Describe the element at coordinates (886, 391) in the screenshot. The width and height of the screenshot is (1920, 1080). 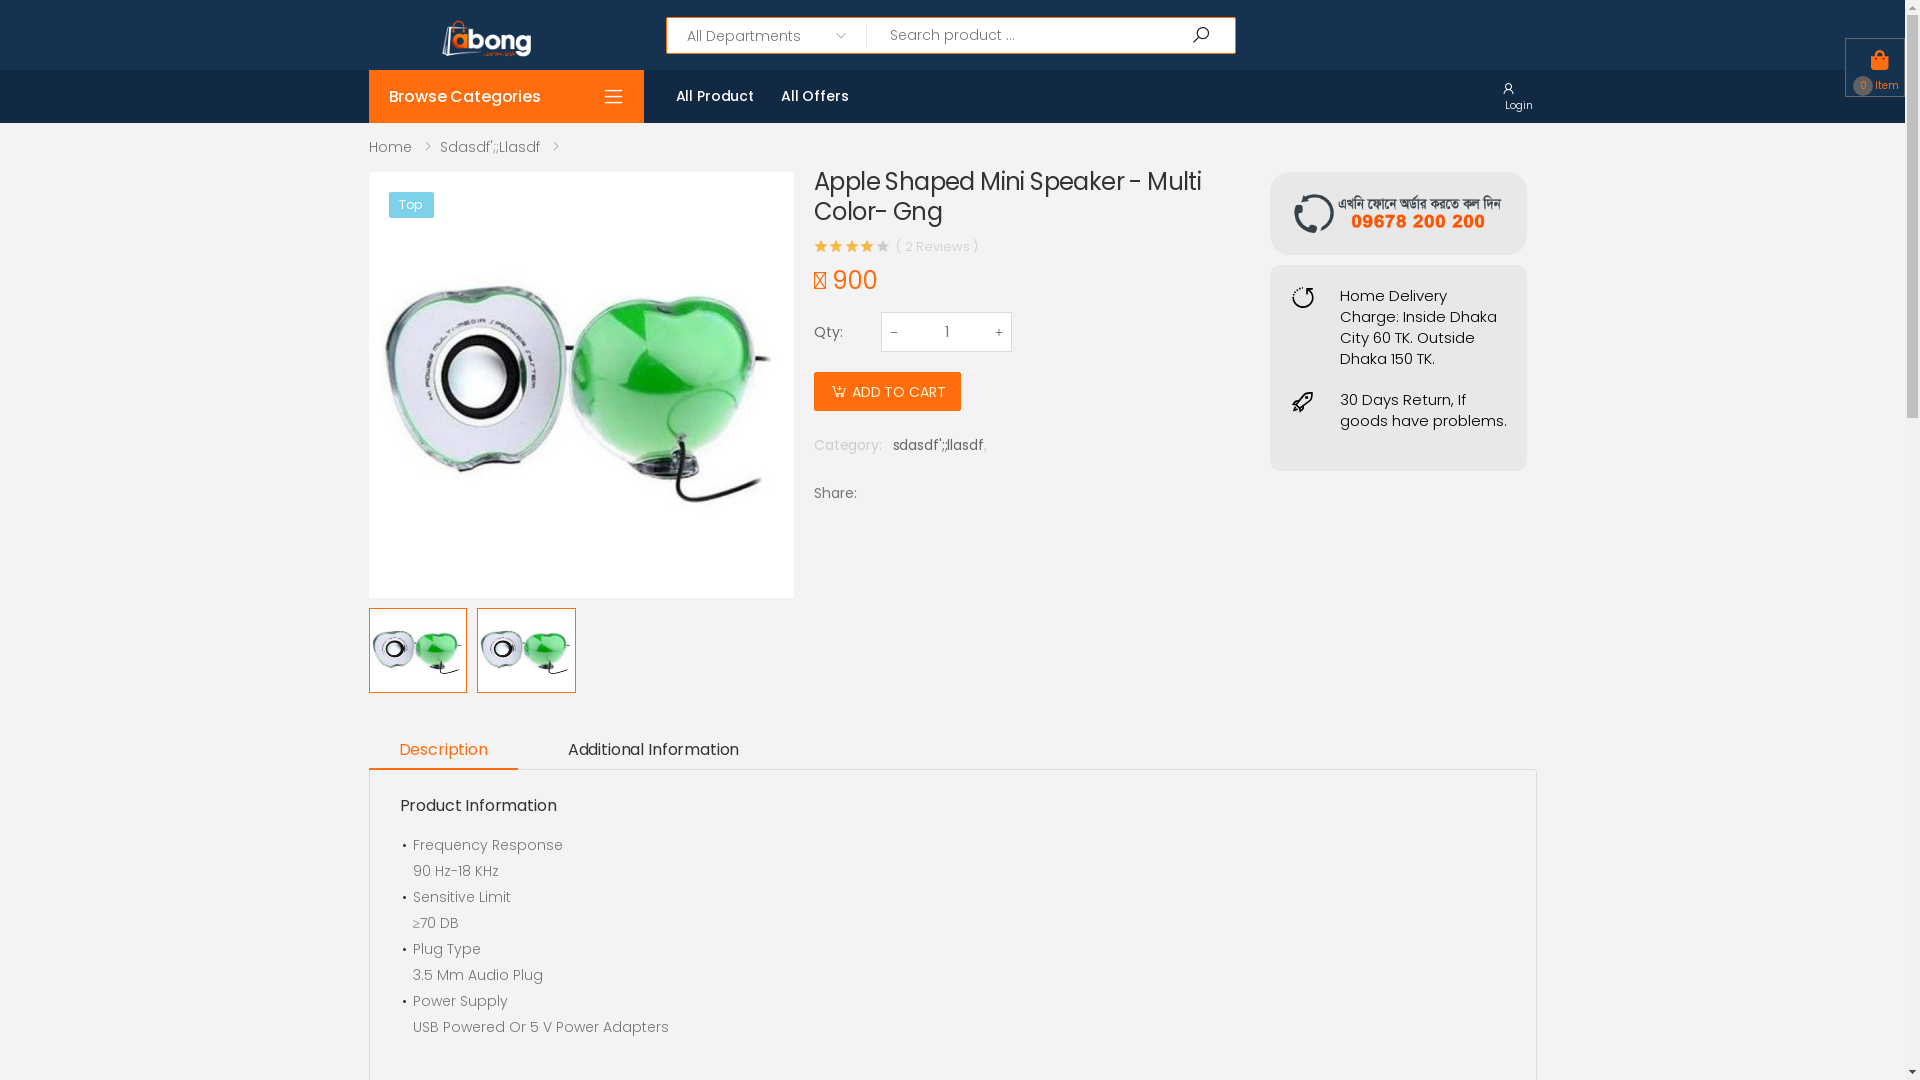
I see `'ADD TO CART'` at that location.